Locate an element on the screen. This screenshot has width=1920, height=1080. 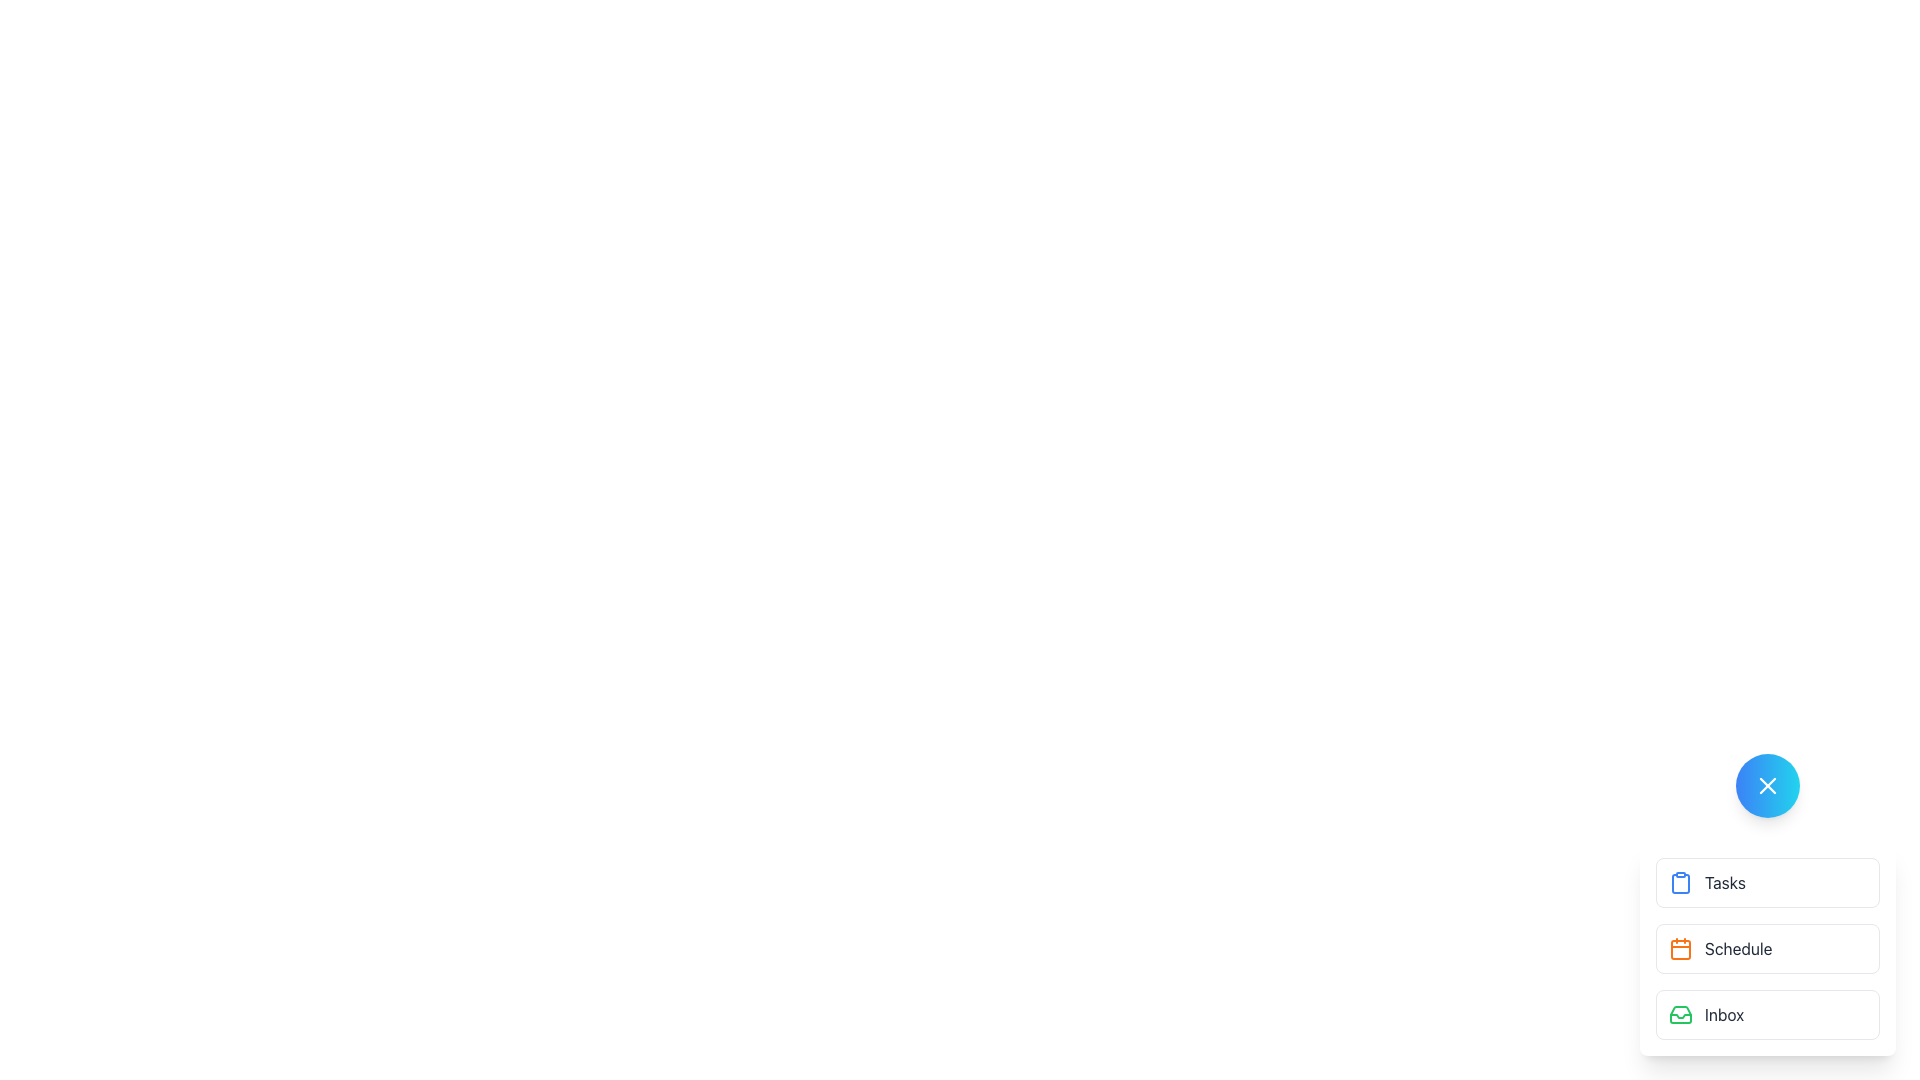
the orange calendar icon located to the left of the 'Schedule' text is located at coordinates (1680, 947).